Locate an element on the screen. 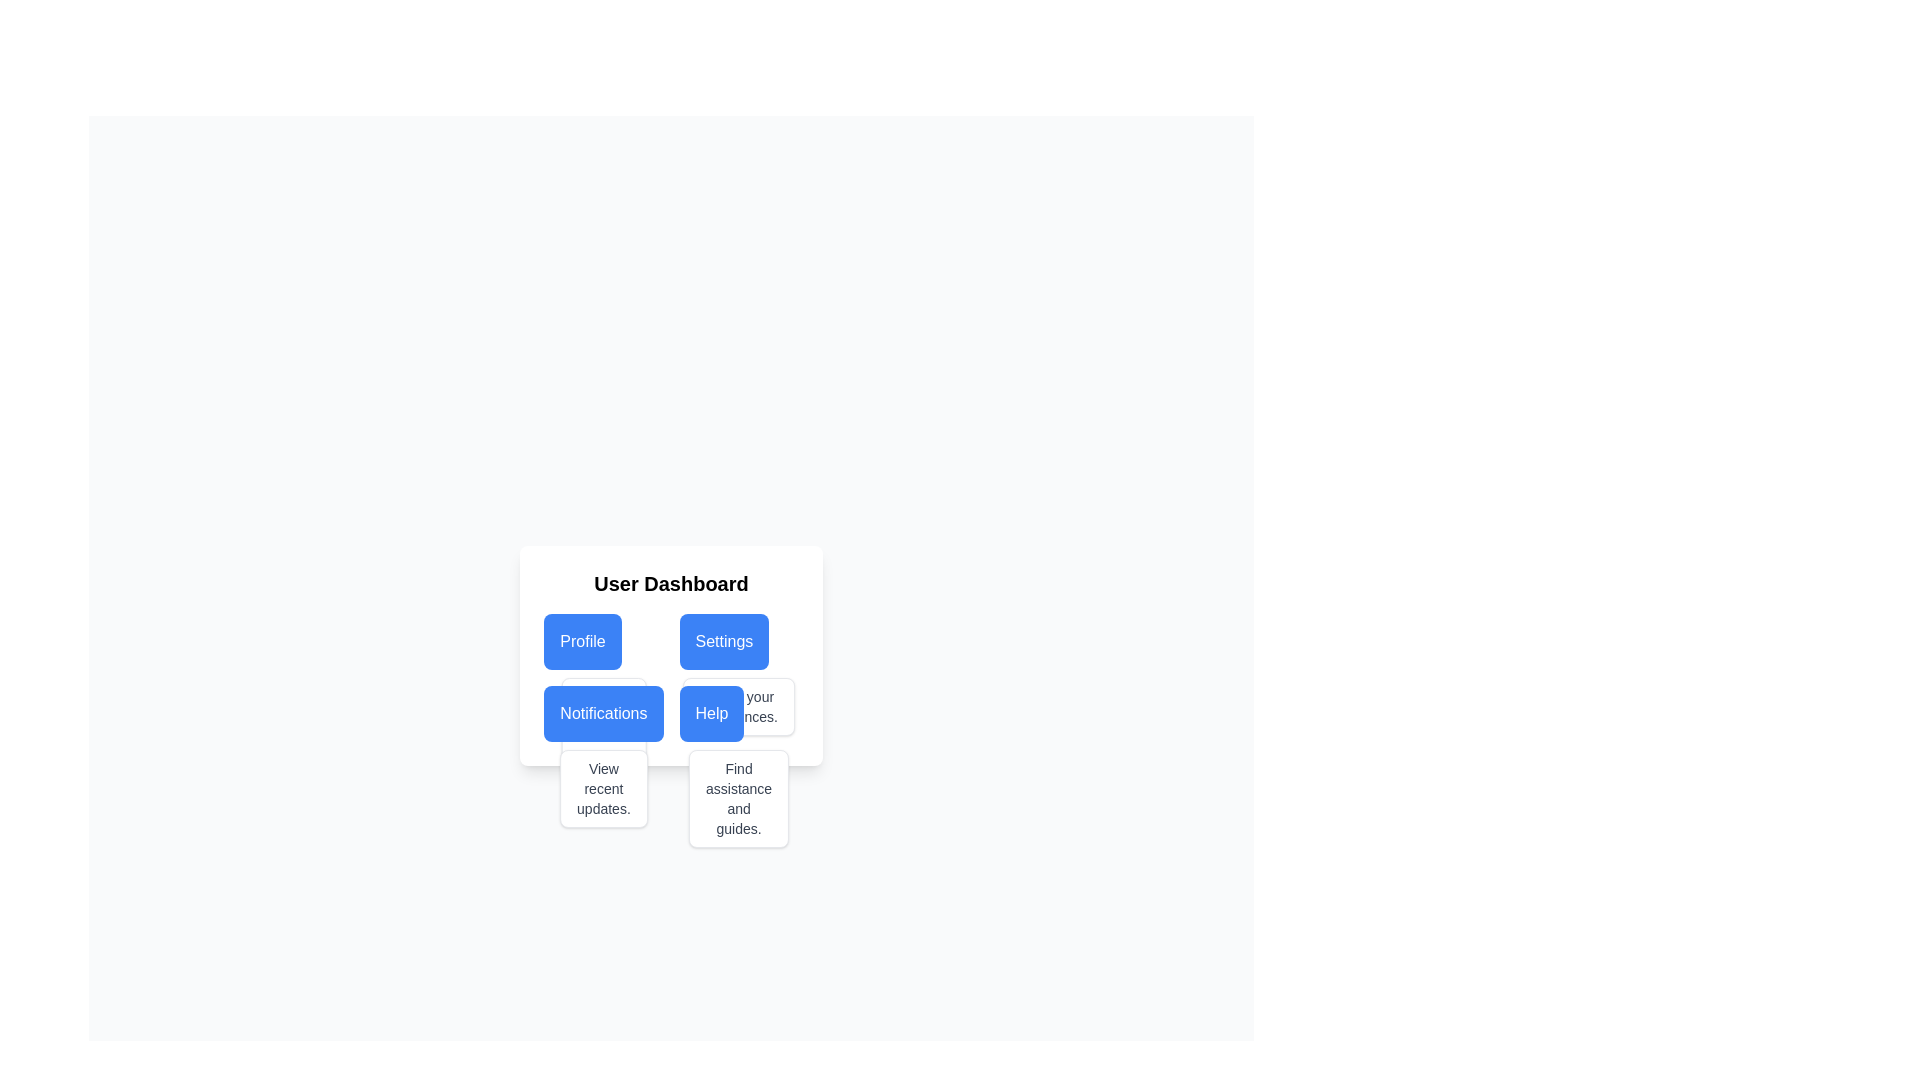 This screenshot has width=1920, height=1080. the 'Notifications' button, which is a rectangular button with rounded corners, blue background, and white text is located at coordinates (602, 712).